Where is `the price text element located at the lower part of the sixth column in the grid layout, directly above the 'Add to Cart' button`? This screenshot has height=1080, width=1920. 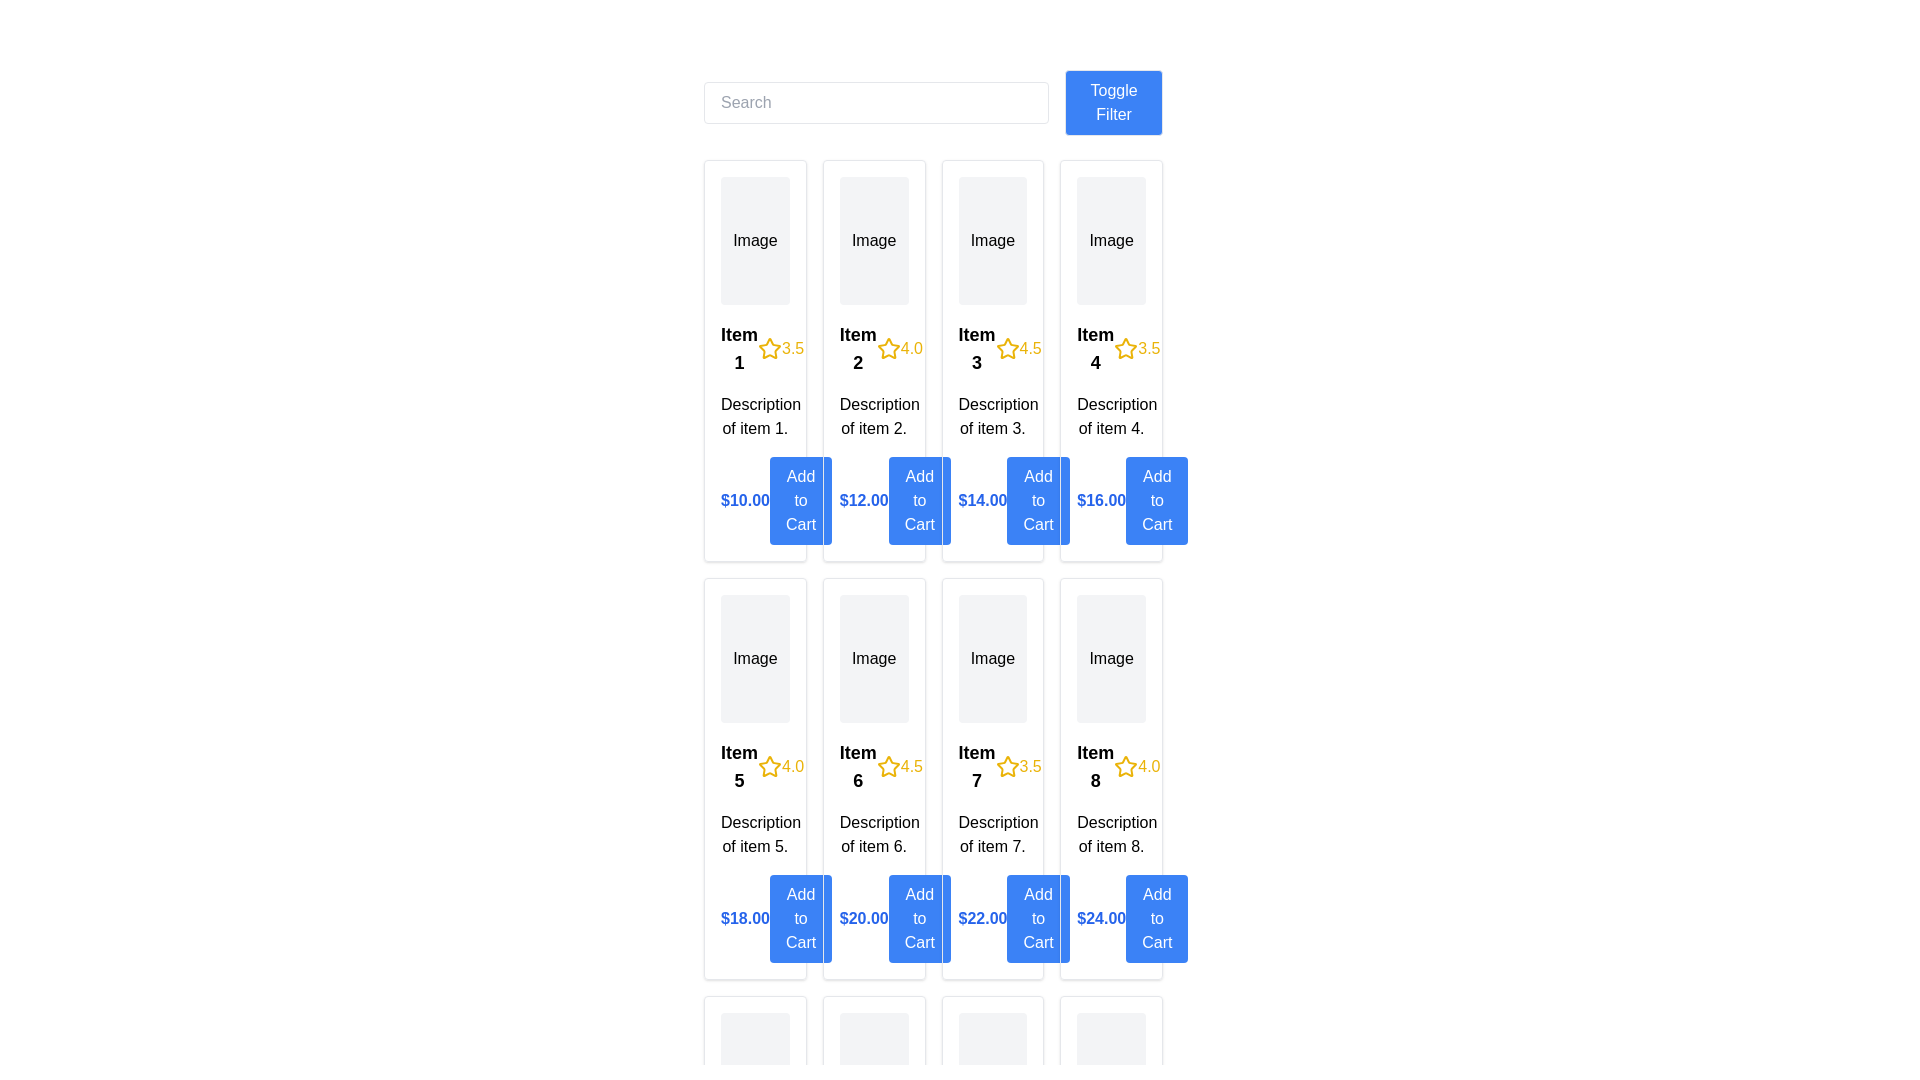
the price text element located at the lower part of the sixth column in the grid layout, directly above the 'Add to Cart' button is located at coordinates (864, 918).